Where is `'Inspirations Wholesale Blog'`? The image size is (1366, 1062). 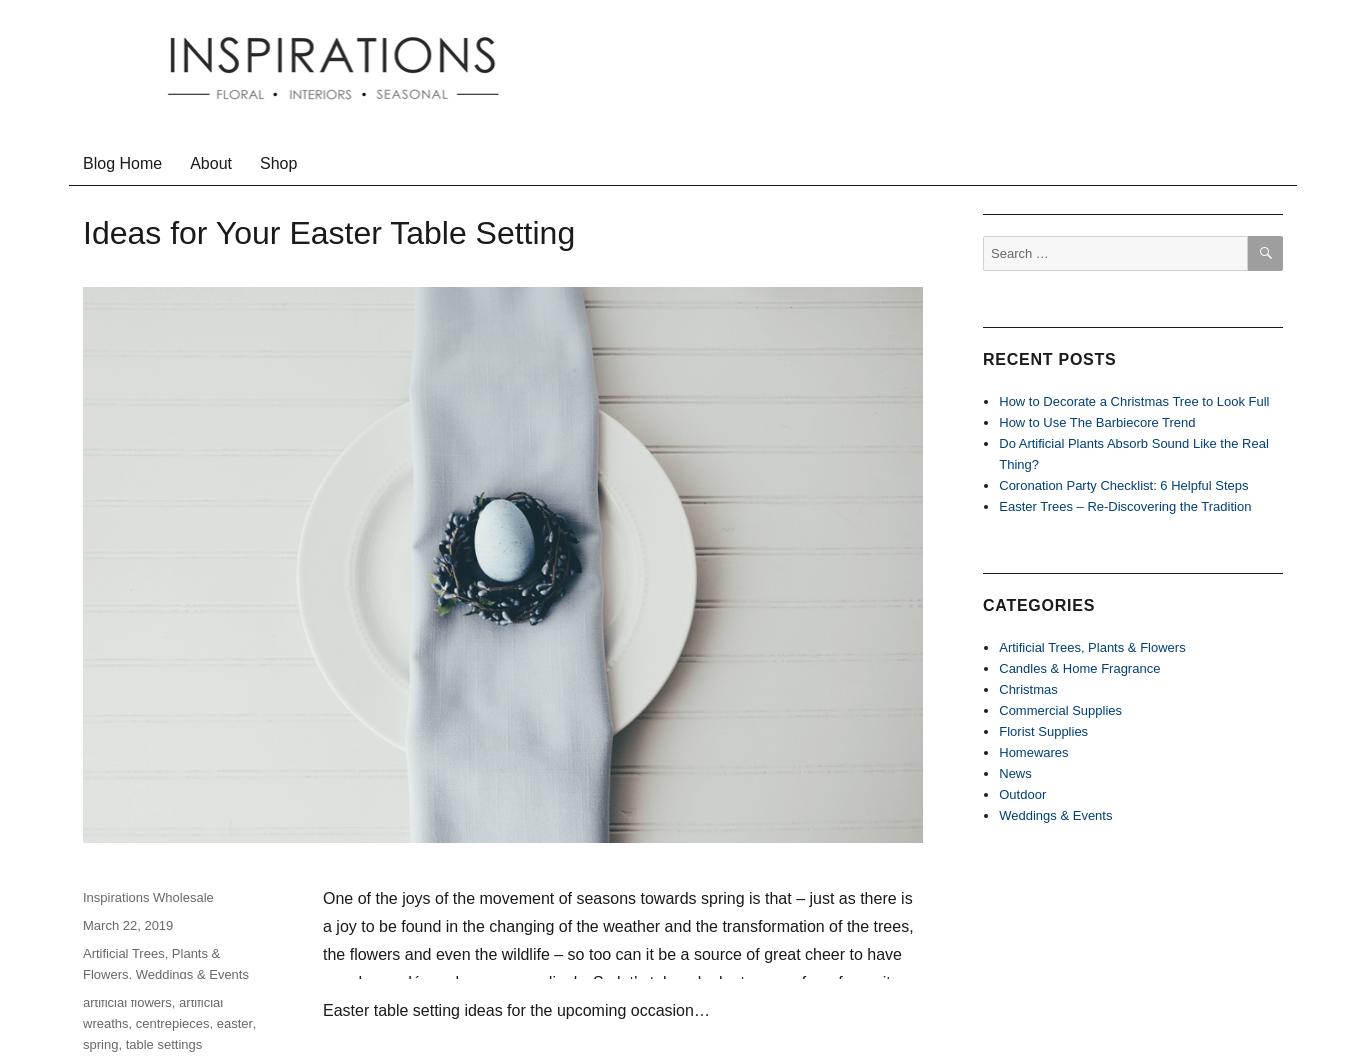 'Inspirations Wholesale Blog' is located at coordinates (255, 145).